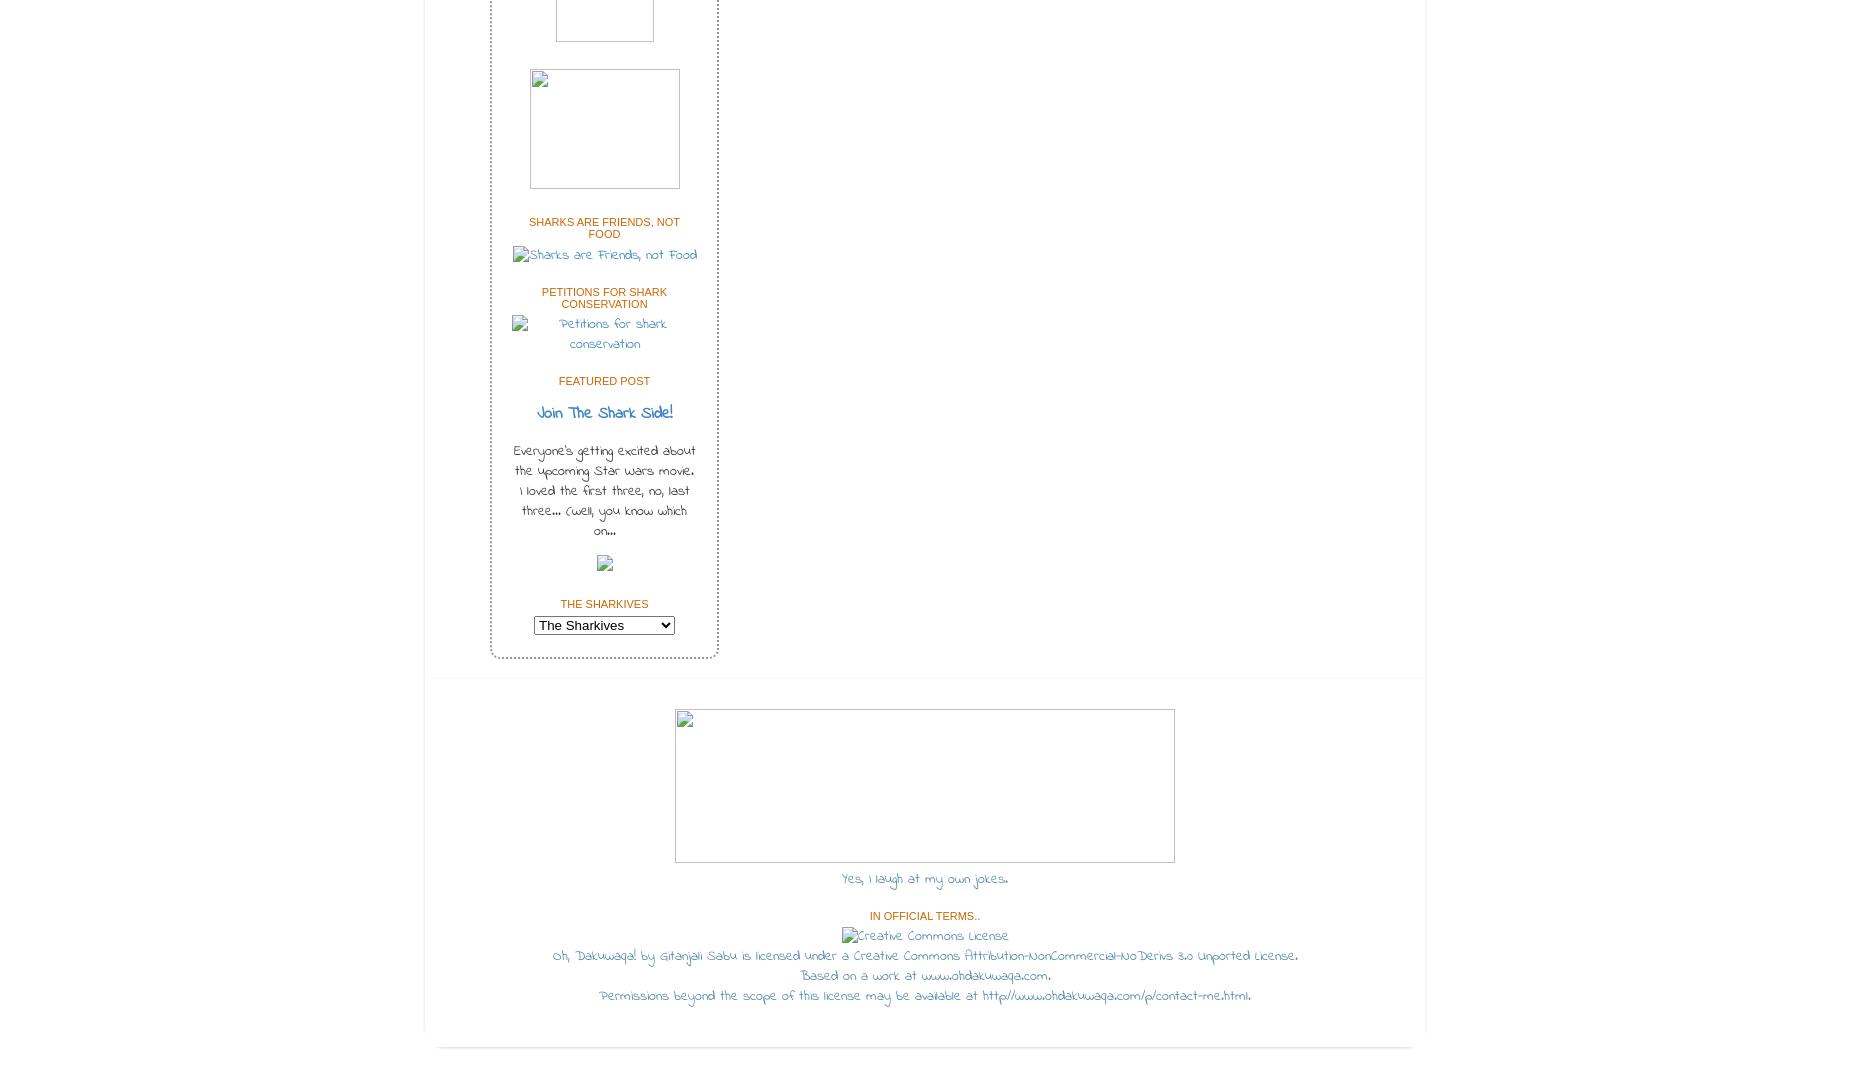 This screenshot has height=1067, width=1850. I want to click on 'Sharks are Friends, not Food', so click(528, 228).